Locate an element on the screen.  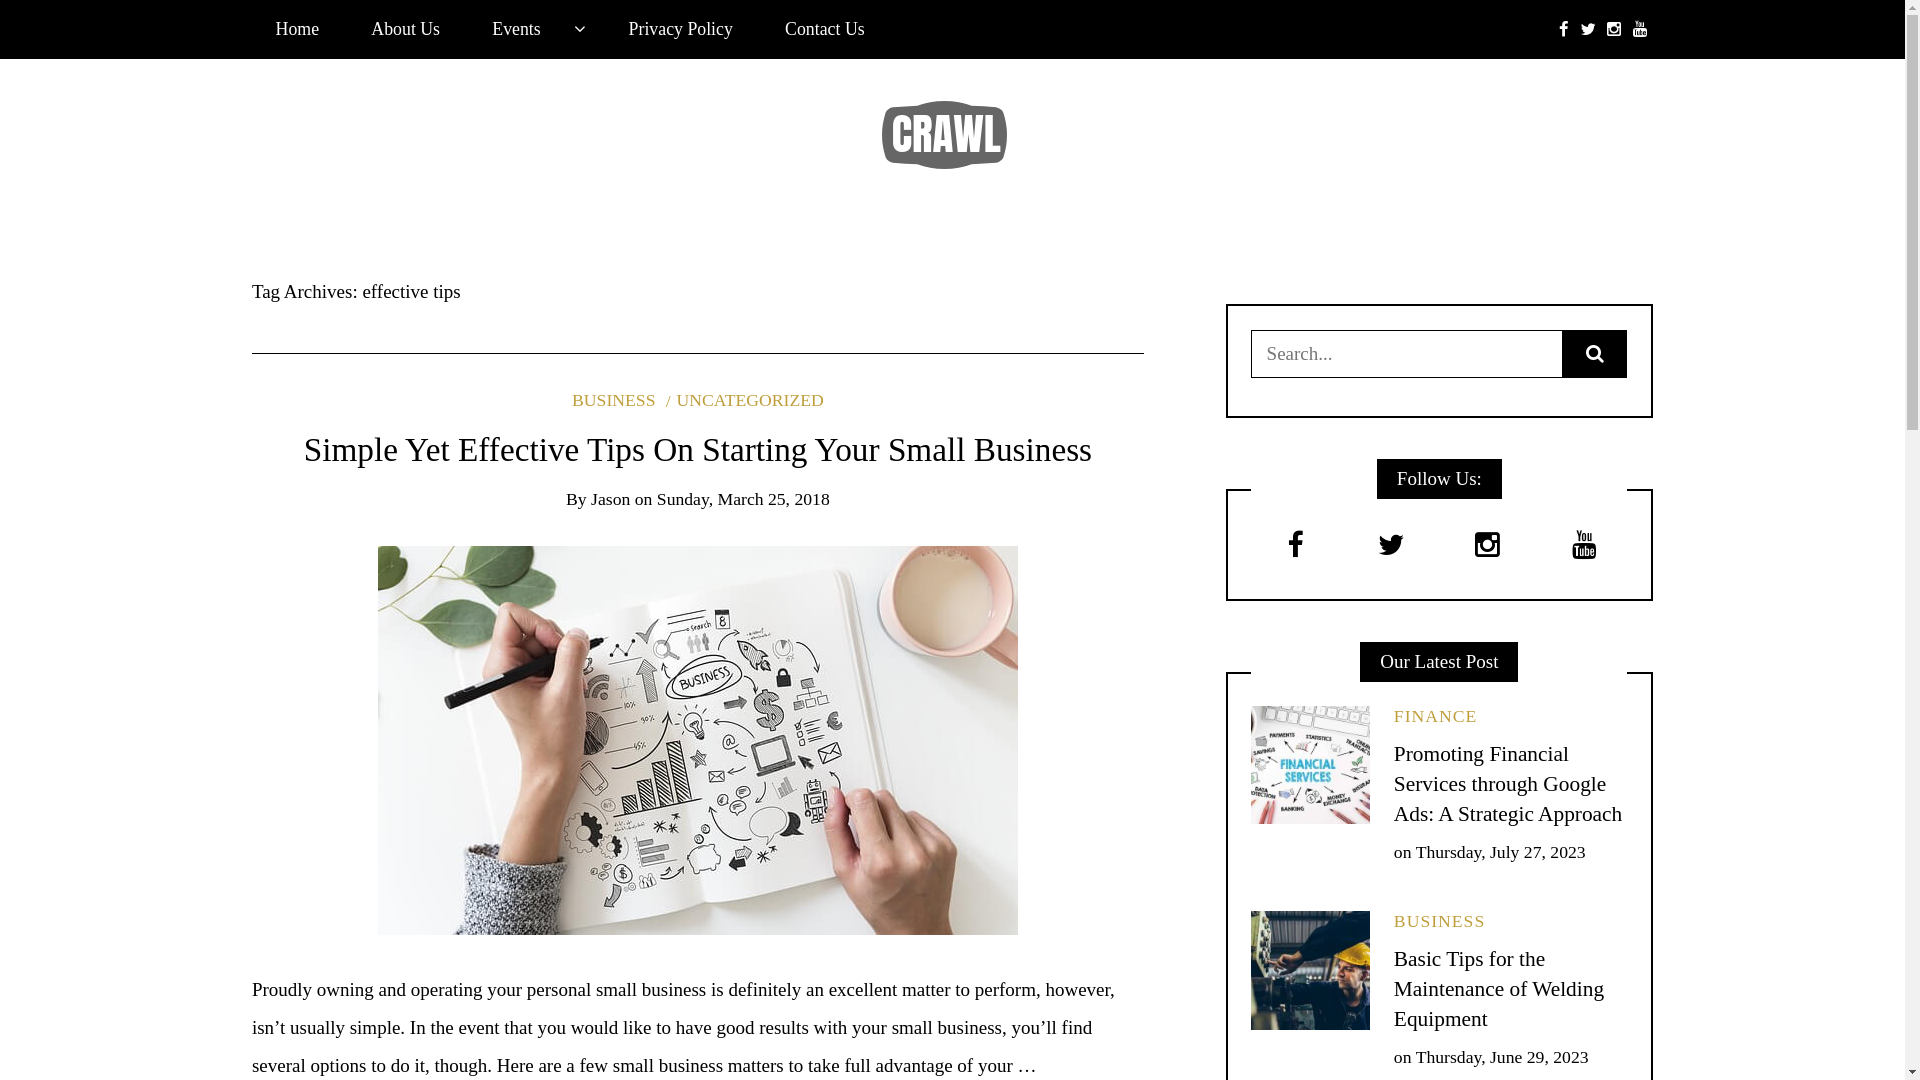
'Thursday, June 29, 2023' is located at coordinates (1415, 1055).